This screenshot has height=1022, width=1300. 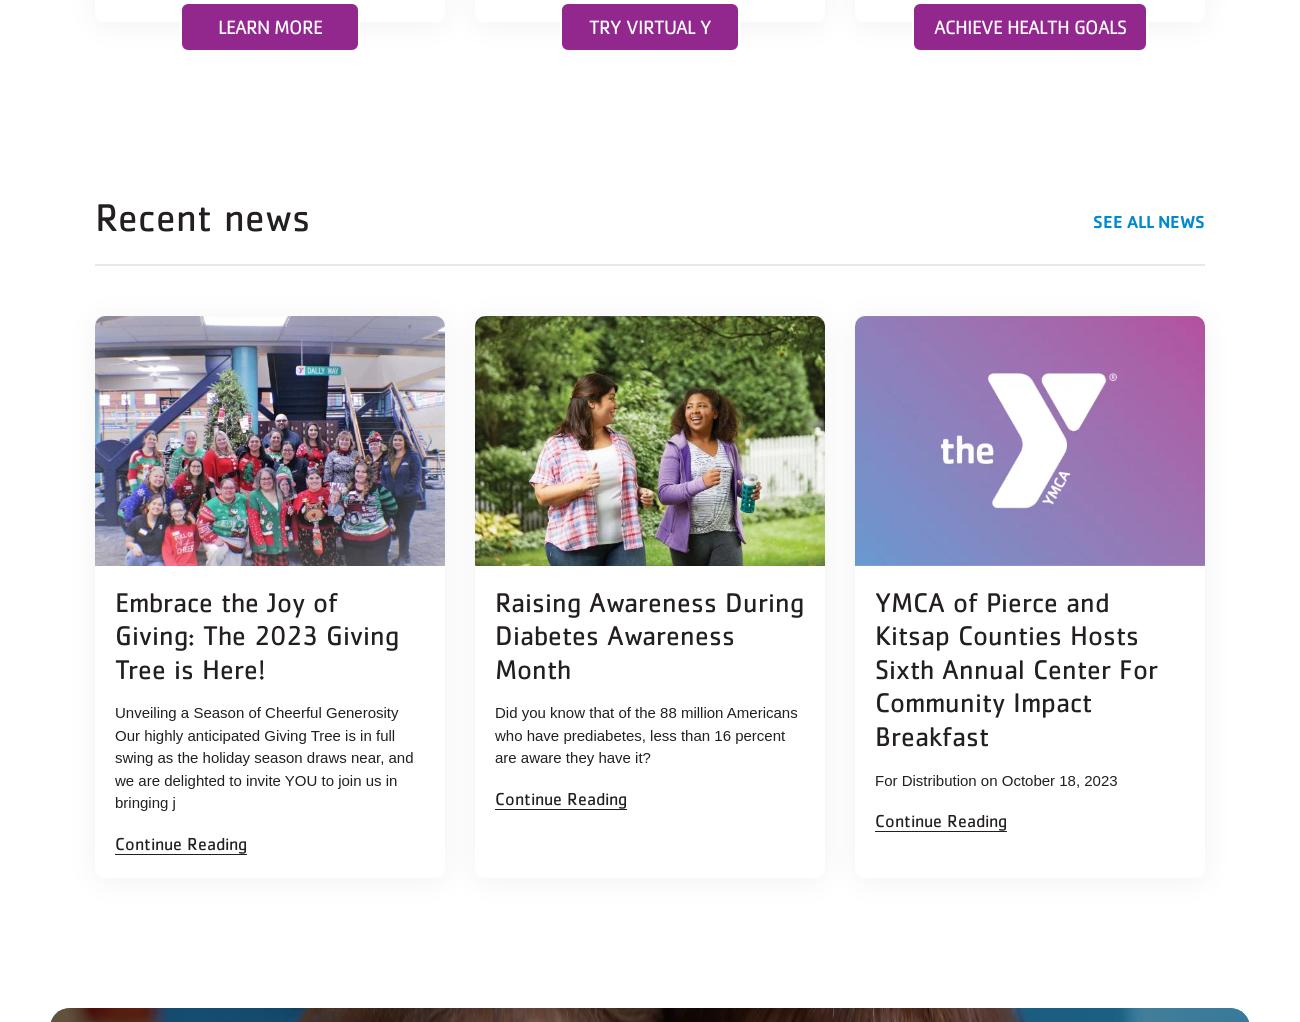 What do you see at coordinates (217, 25) in the screenshot?
I see `'Learn More'` at bounding box center [217, 25].